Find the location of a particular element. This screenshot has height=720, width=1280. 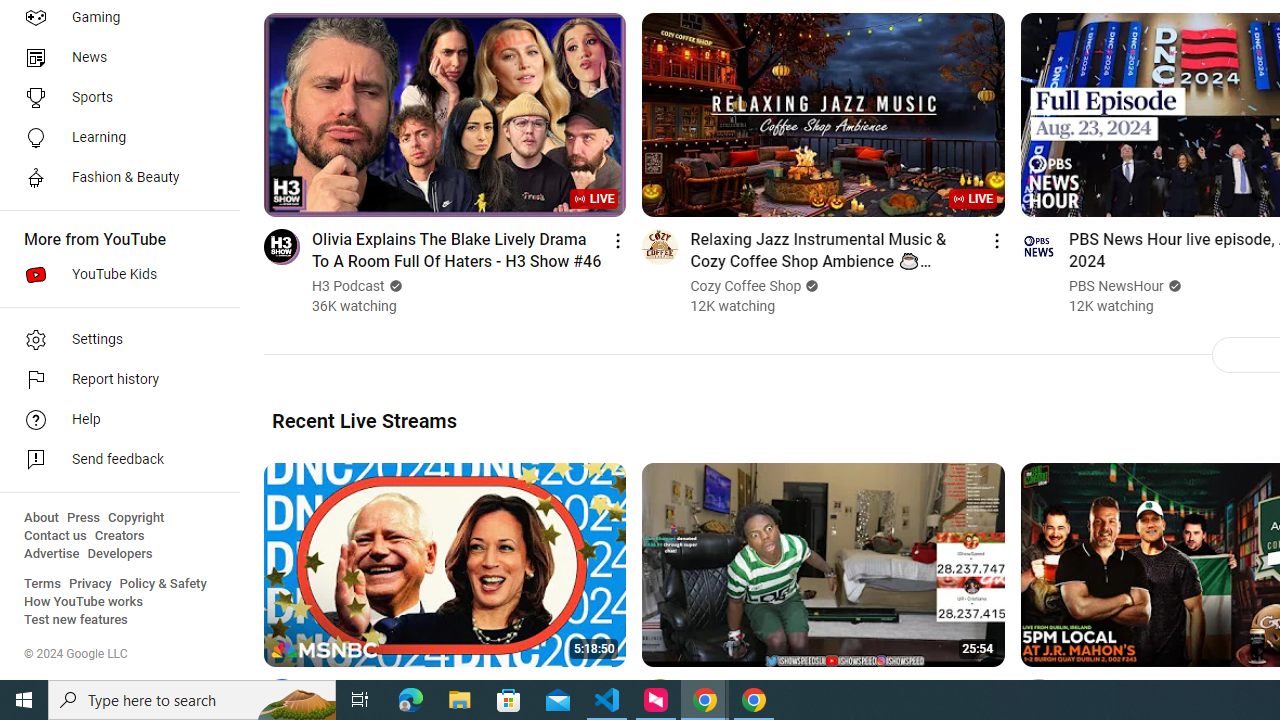

'Policy & Safety' is located at coordinates (163, 584).